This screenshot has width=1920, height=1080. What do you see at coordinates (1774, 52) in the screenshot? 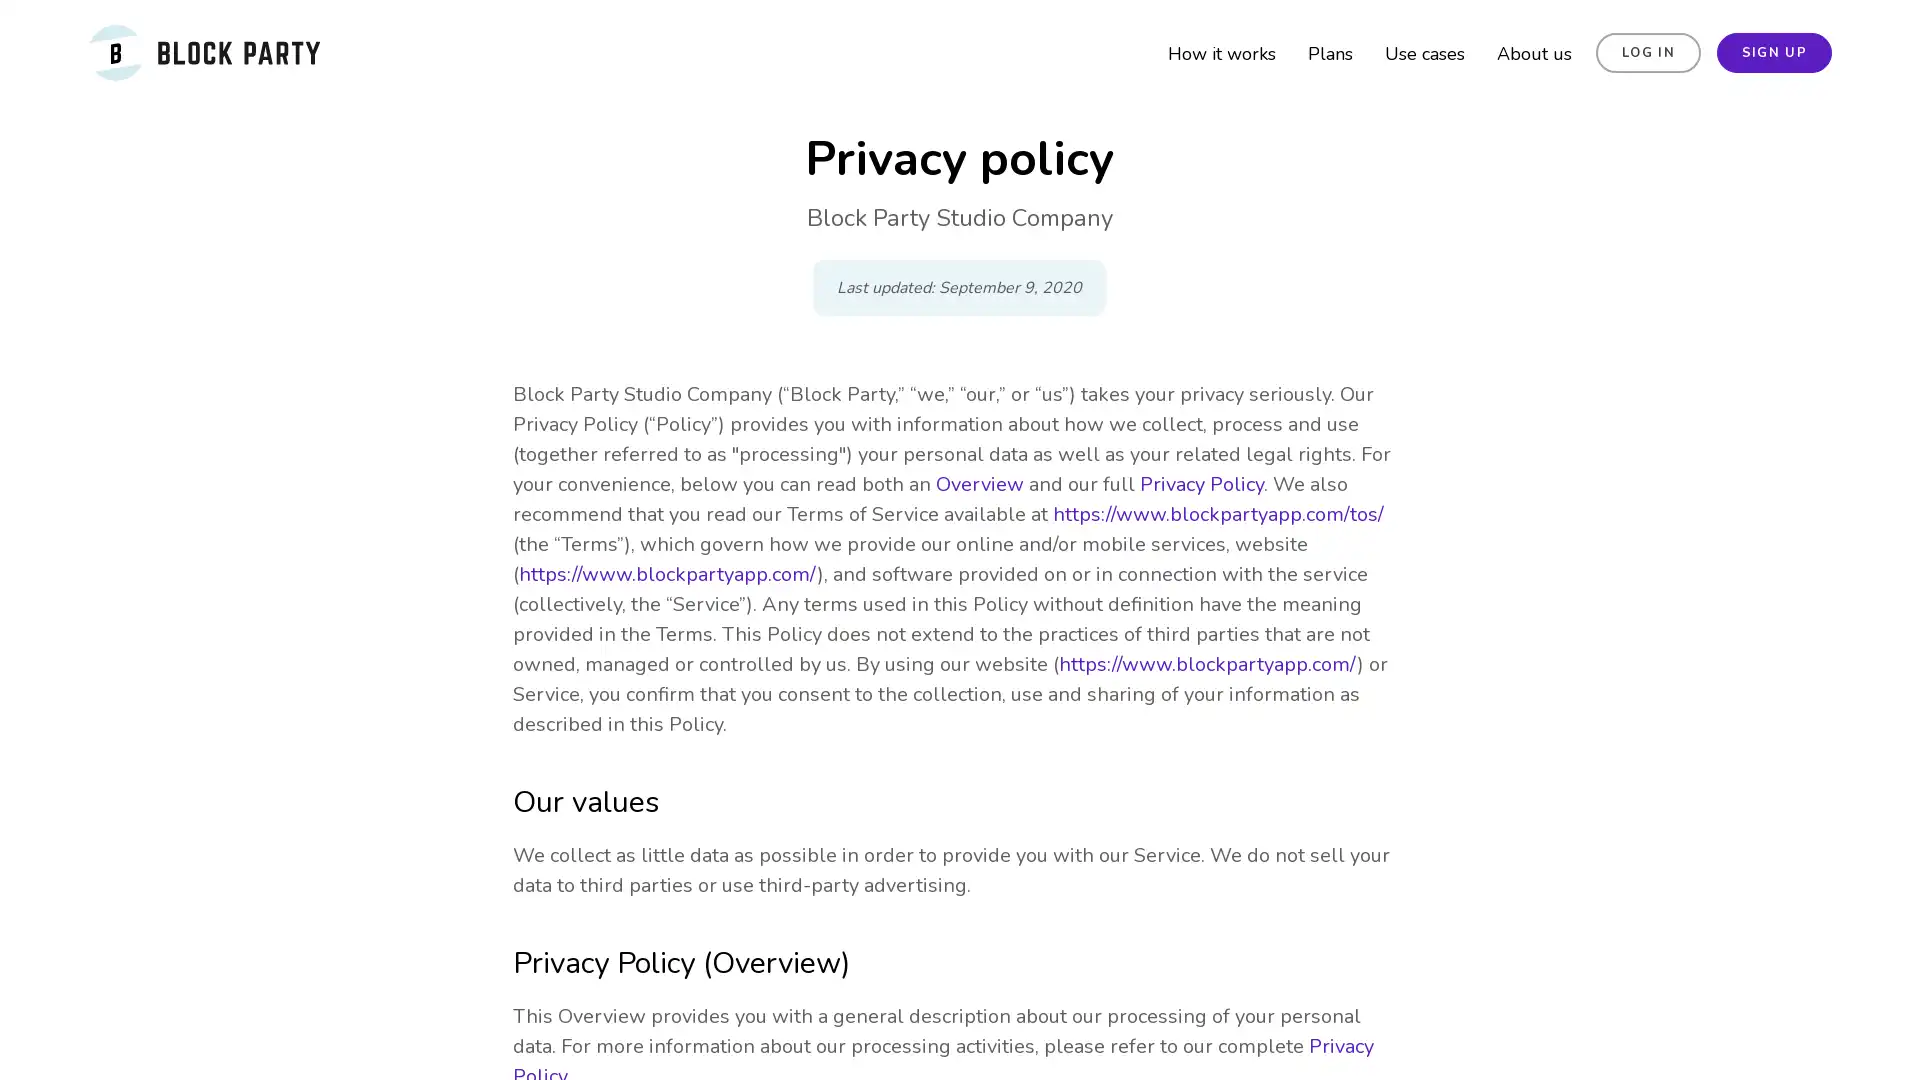
I see `SIGN UP` at bounding box center [1774, 52].